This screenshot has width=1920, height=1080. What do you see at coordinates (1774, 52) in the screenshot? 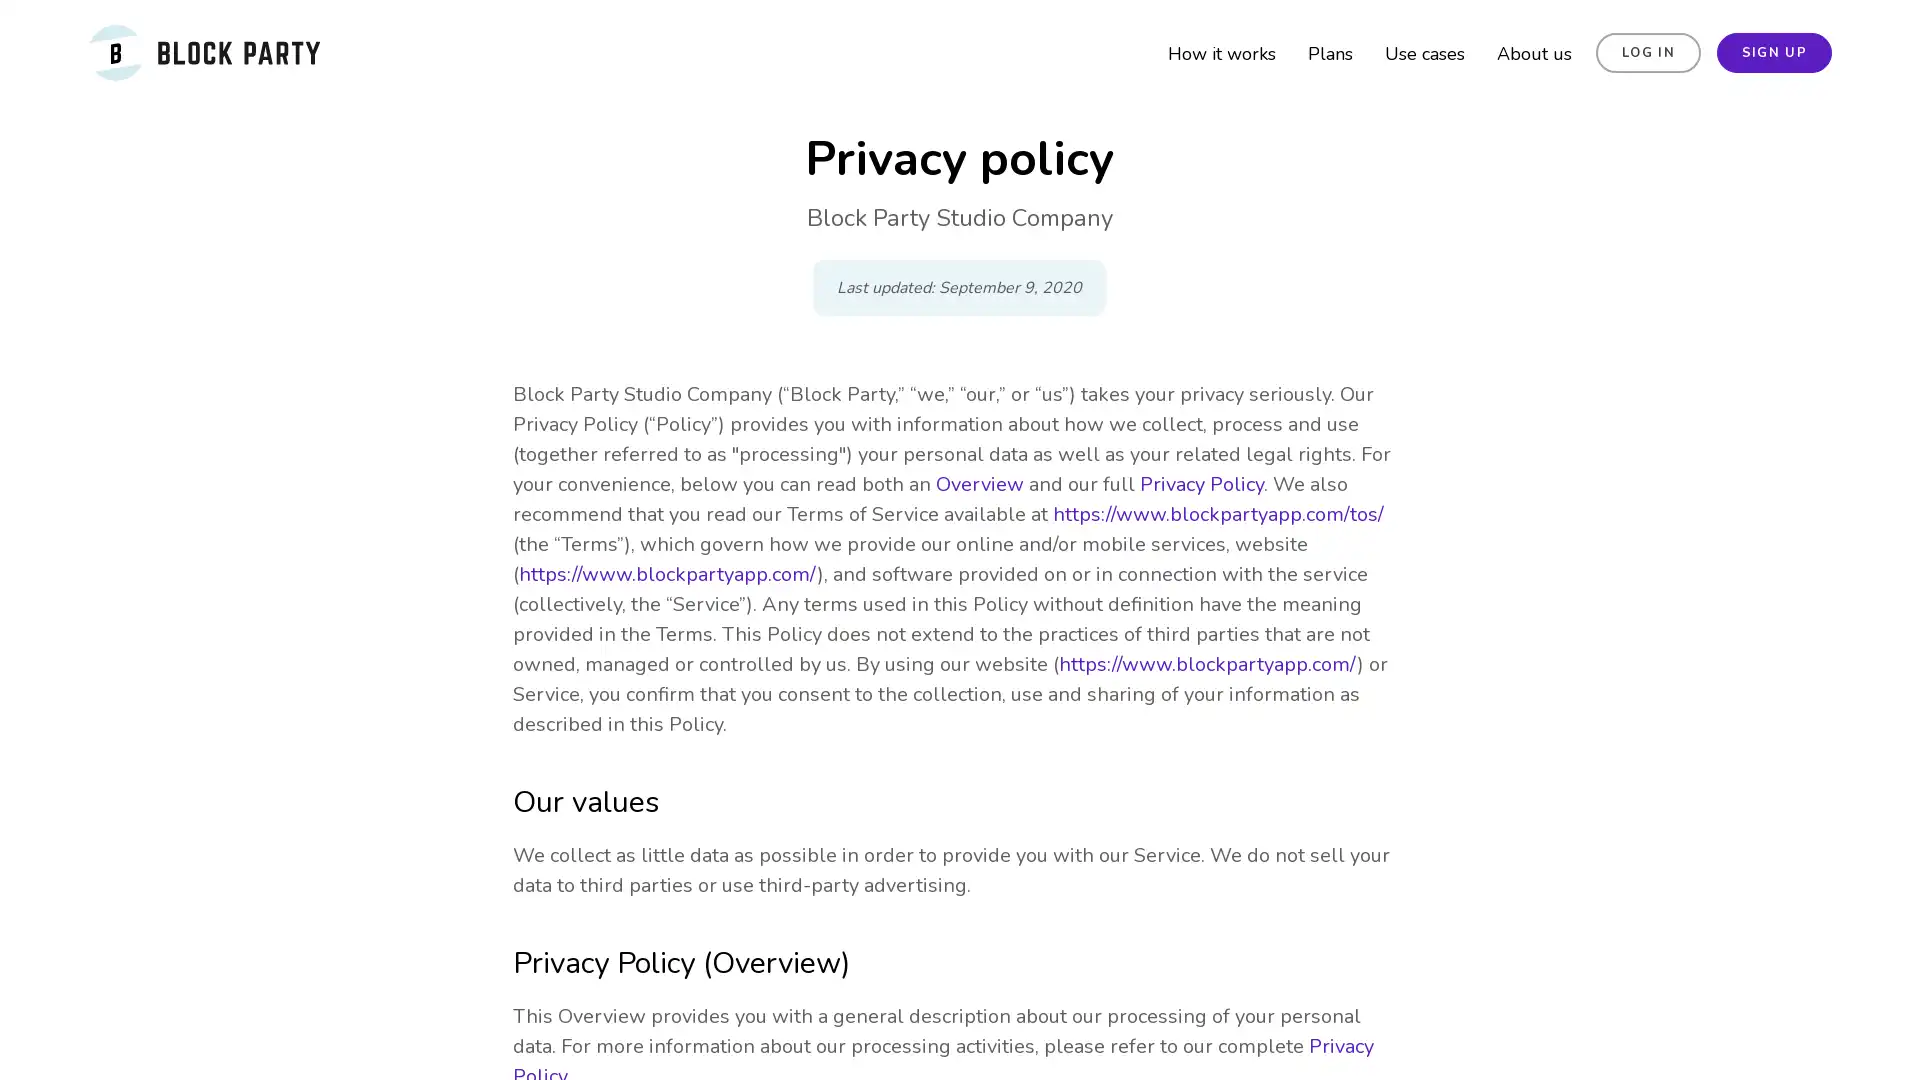
I see `SIGN UP` at bounding box center [1774, 52].